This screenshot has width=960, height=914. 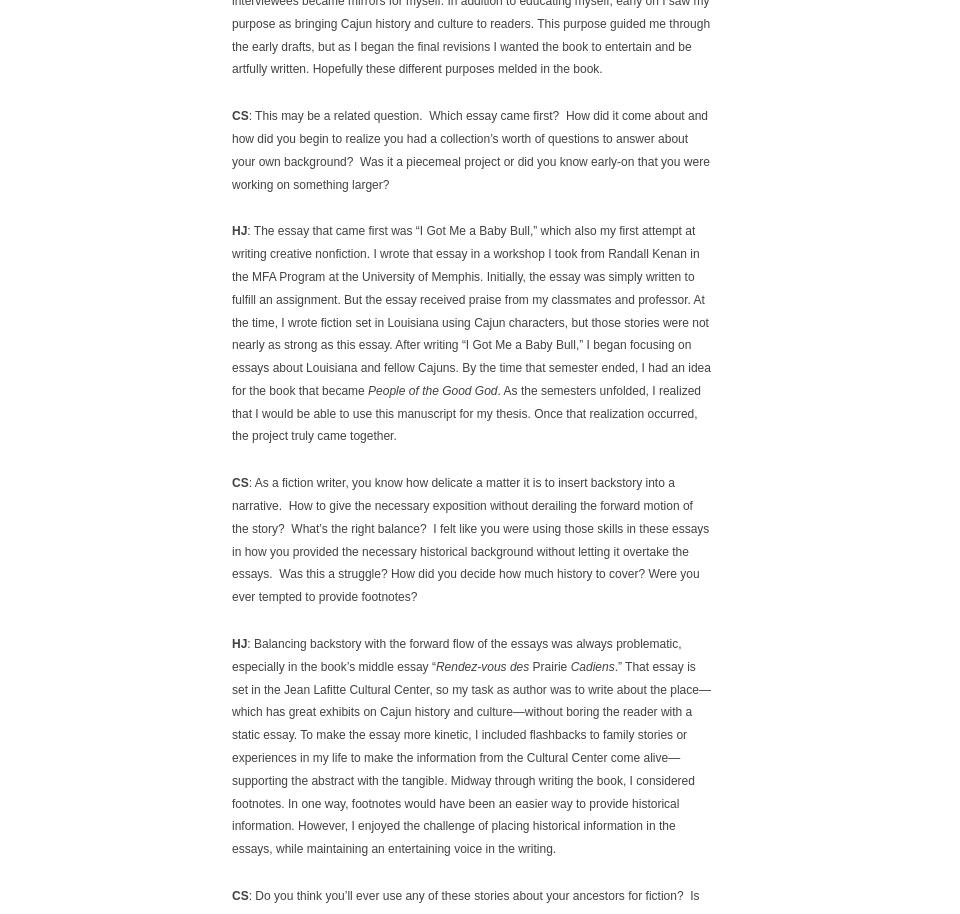 What do you see at coordinates (592, 666) in the screenshot?
I see `'Cadiens'` at bounding box center [592, 666].